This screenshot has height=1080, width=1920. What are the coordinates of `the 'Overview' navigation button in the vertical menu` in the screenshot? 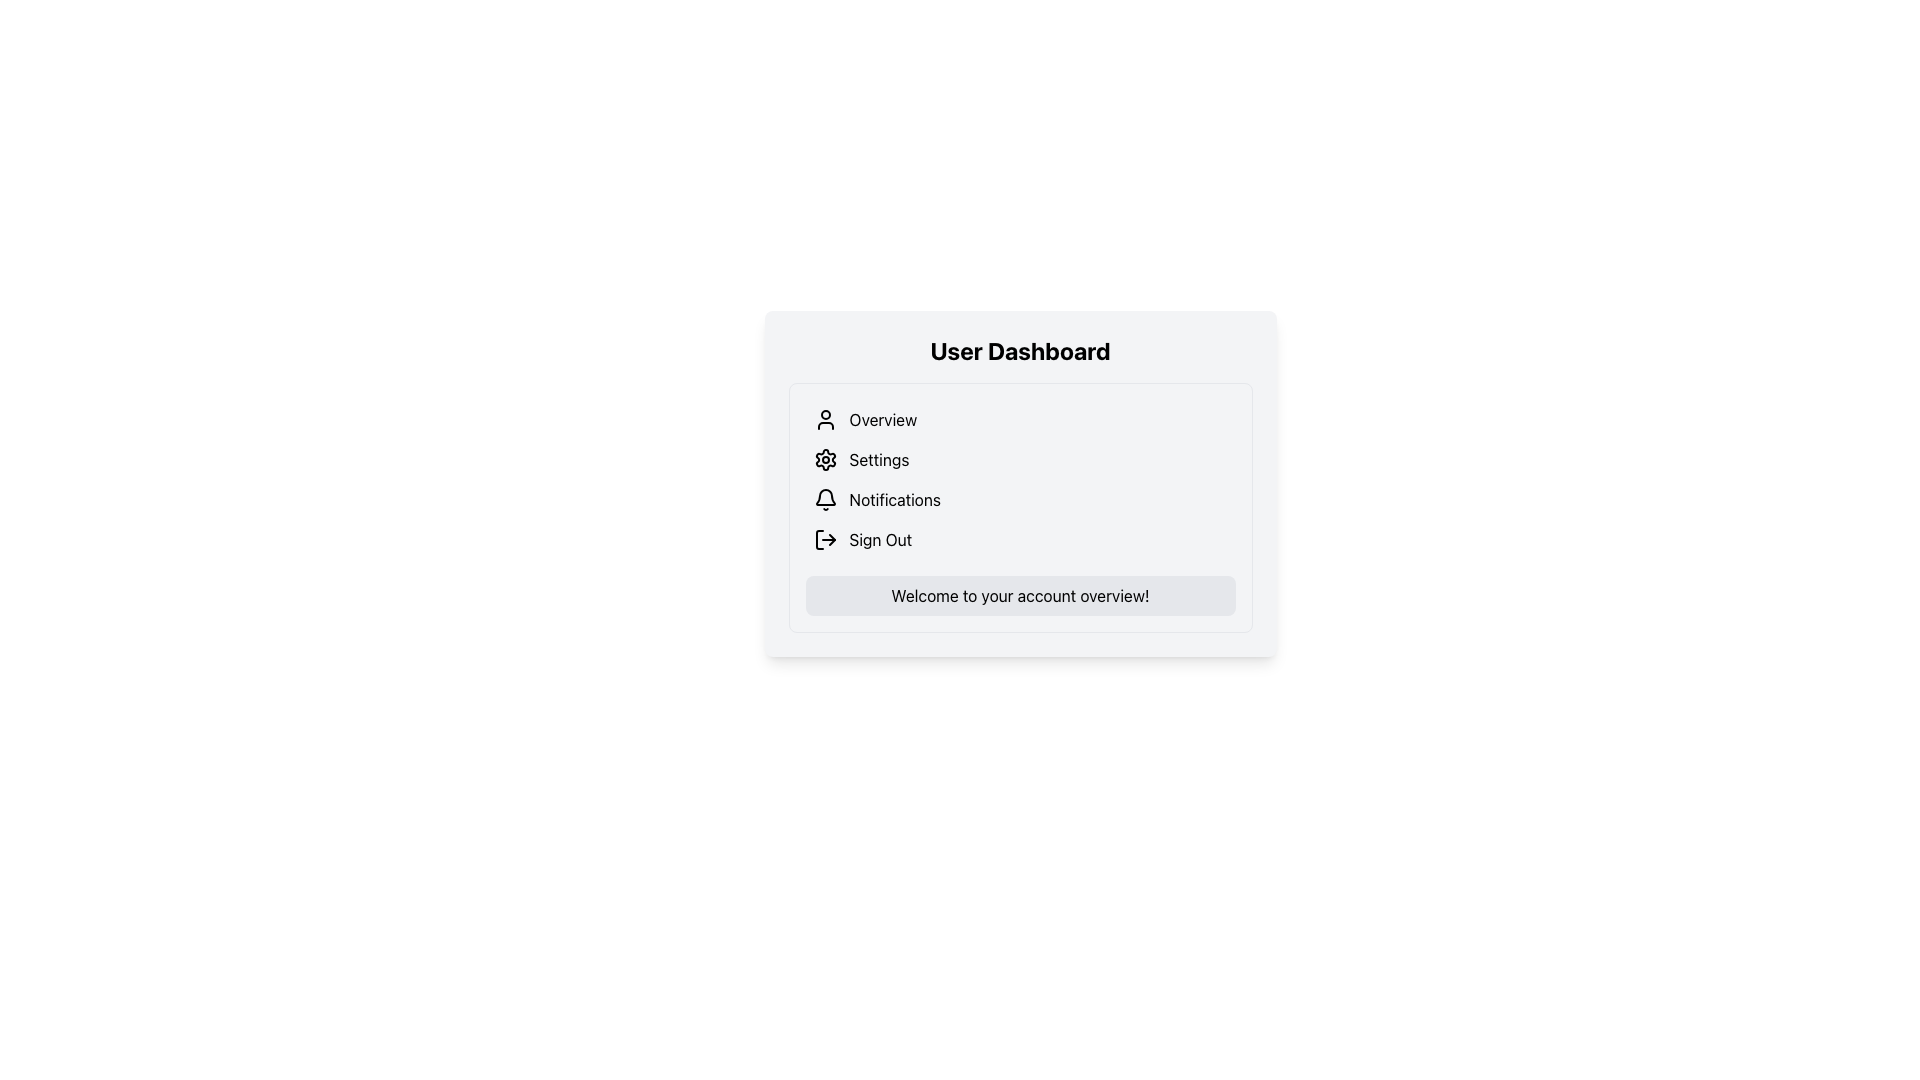 It's located at (1020, 419).